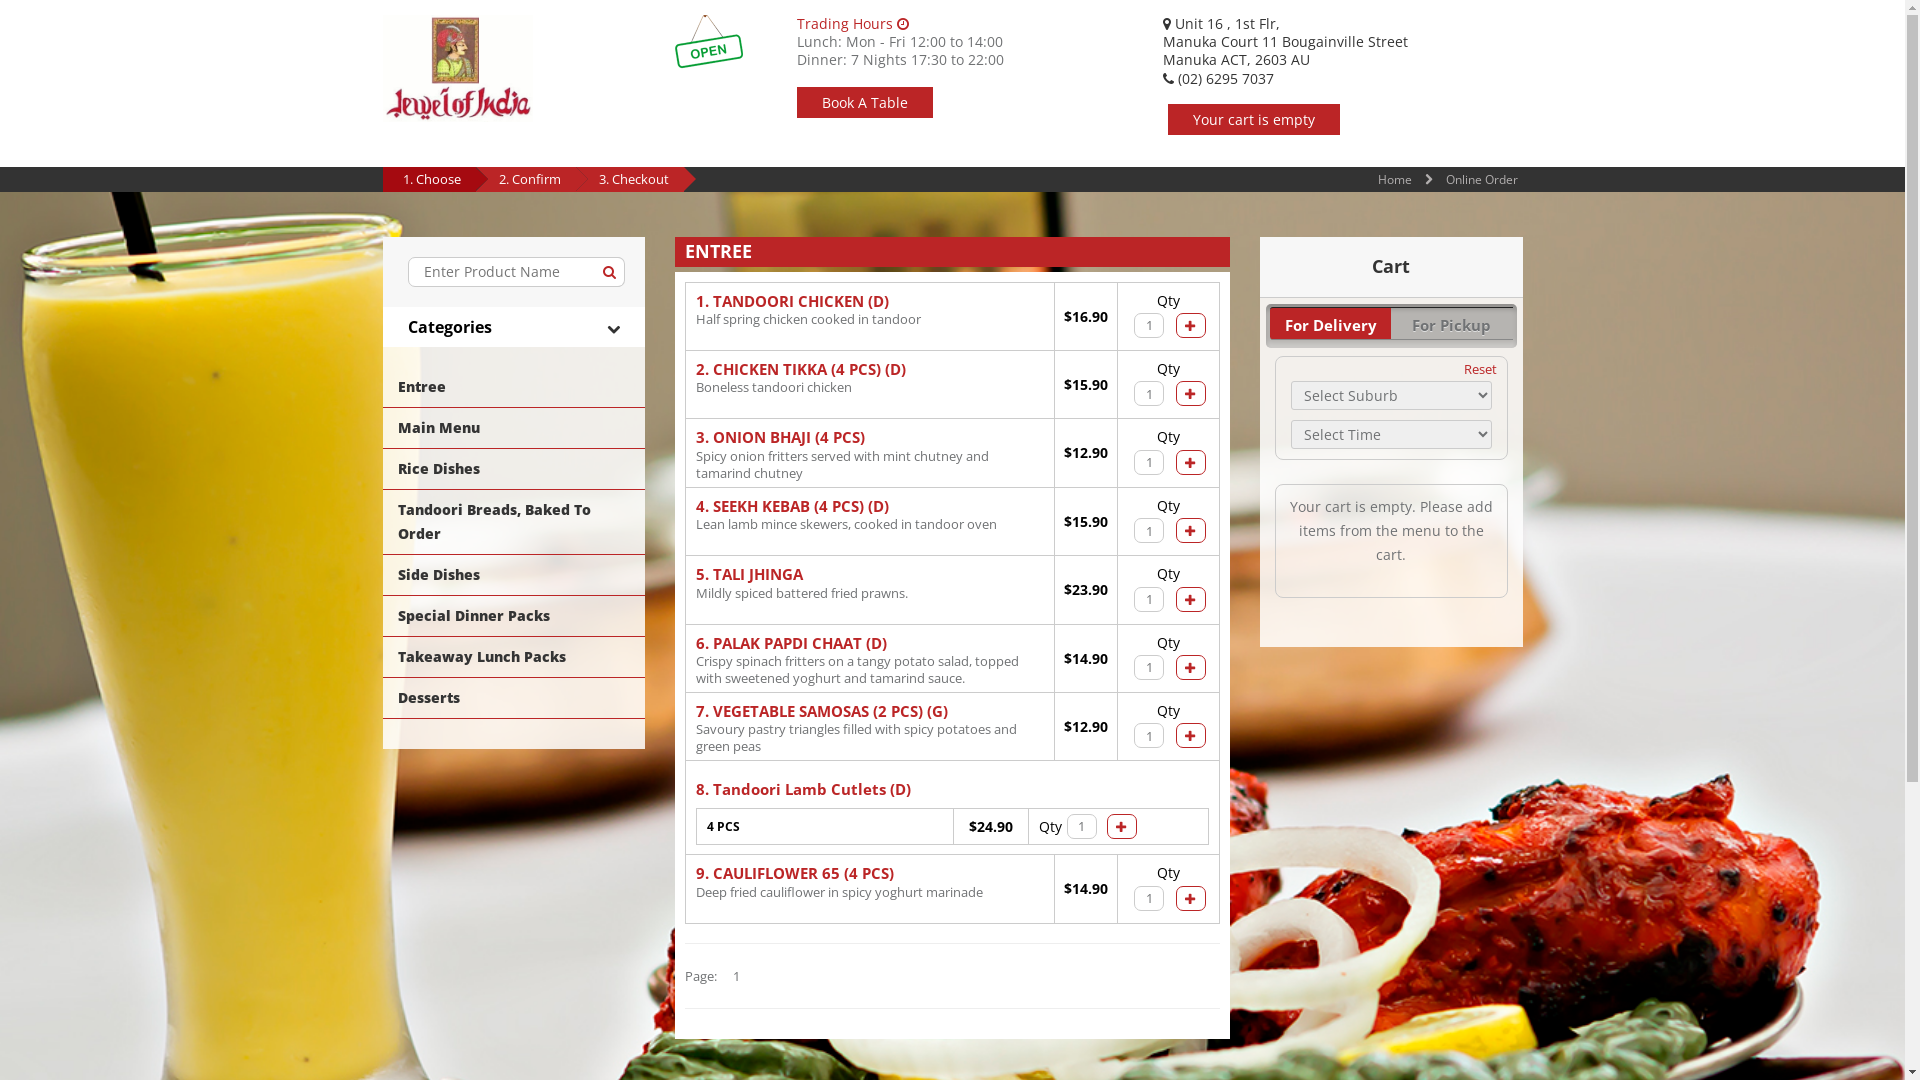  Describe the element at coordinates (382, 615) in the screenshot. I see `'Special Dinner Packs'` at that location.